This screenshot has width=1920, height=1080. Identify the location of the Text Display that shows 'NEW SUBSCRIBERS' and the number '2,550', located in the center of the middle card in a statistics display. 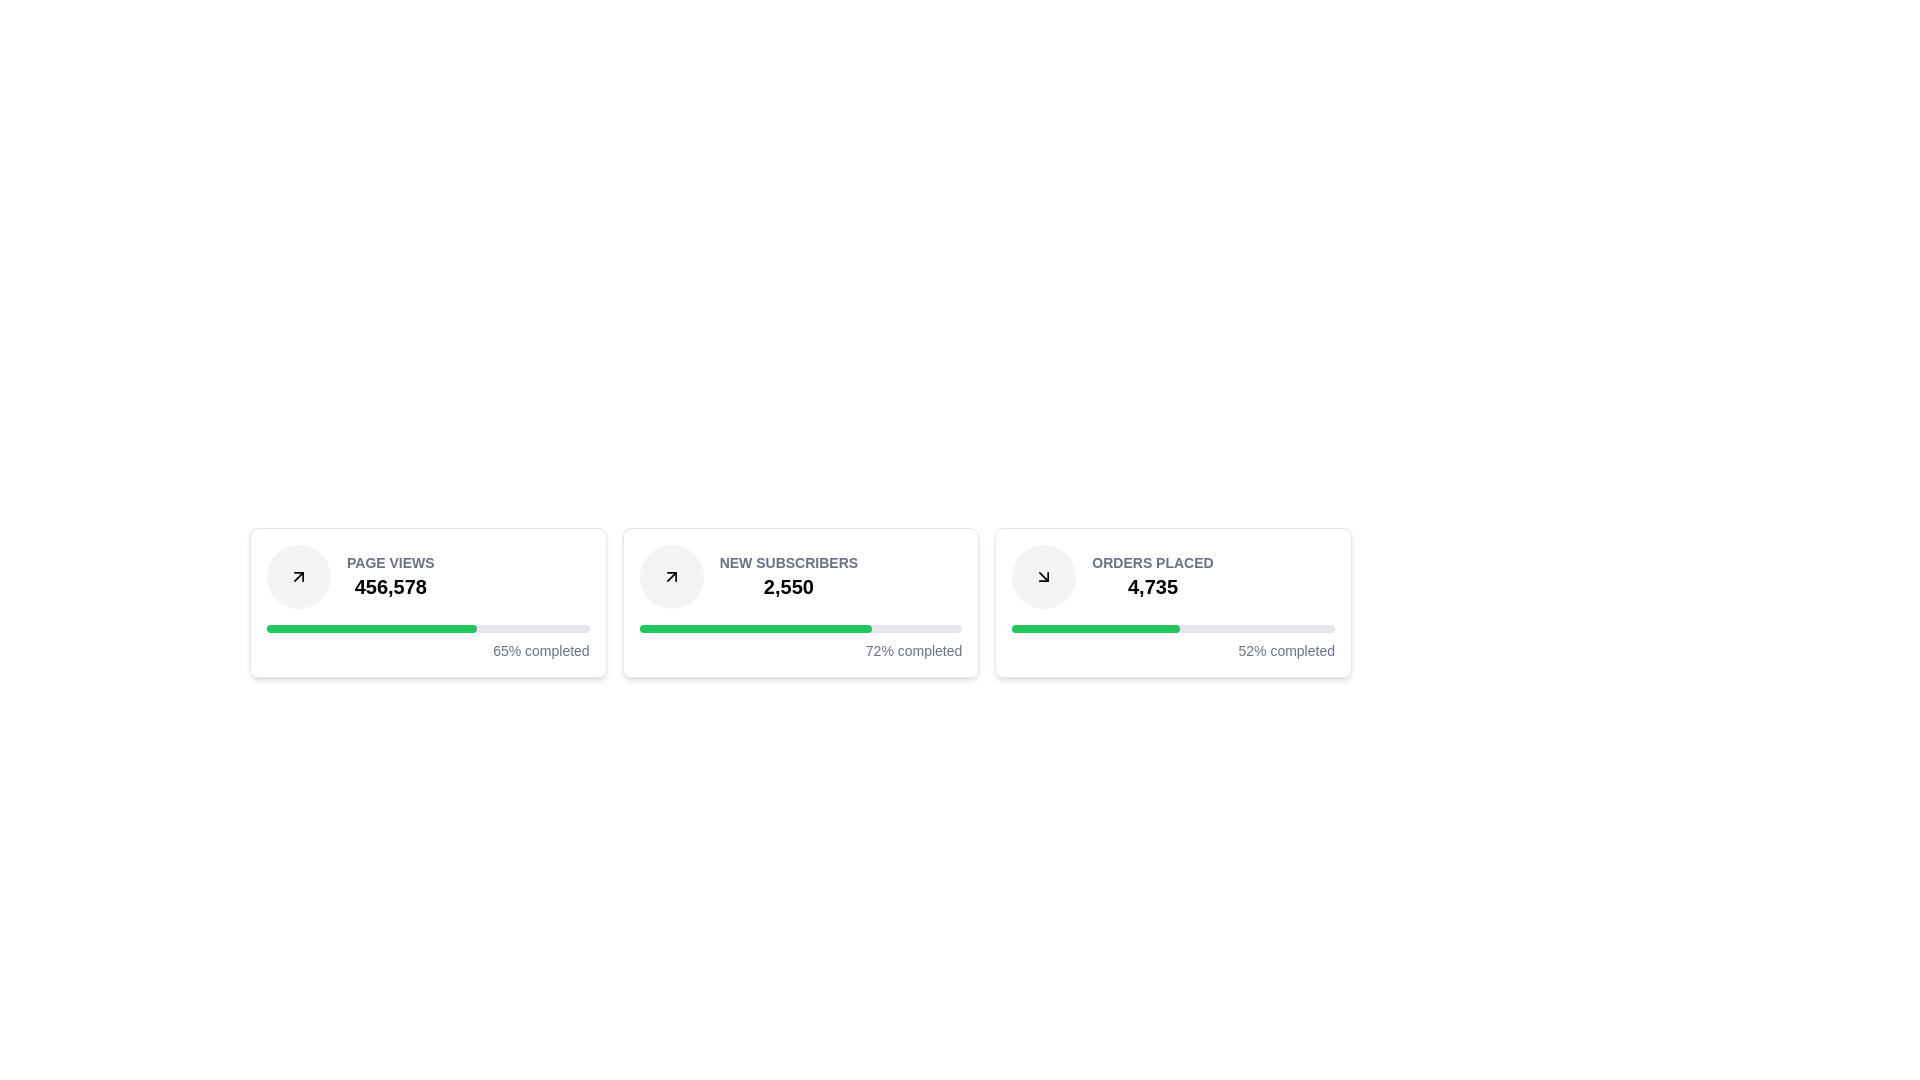
(787, 577).